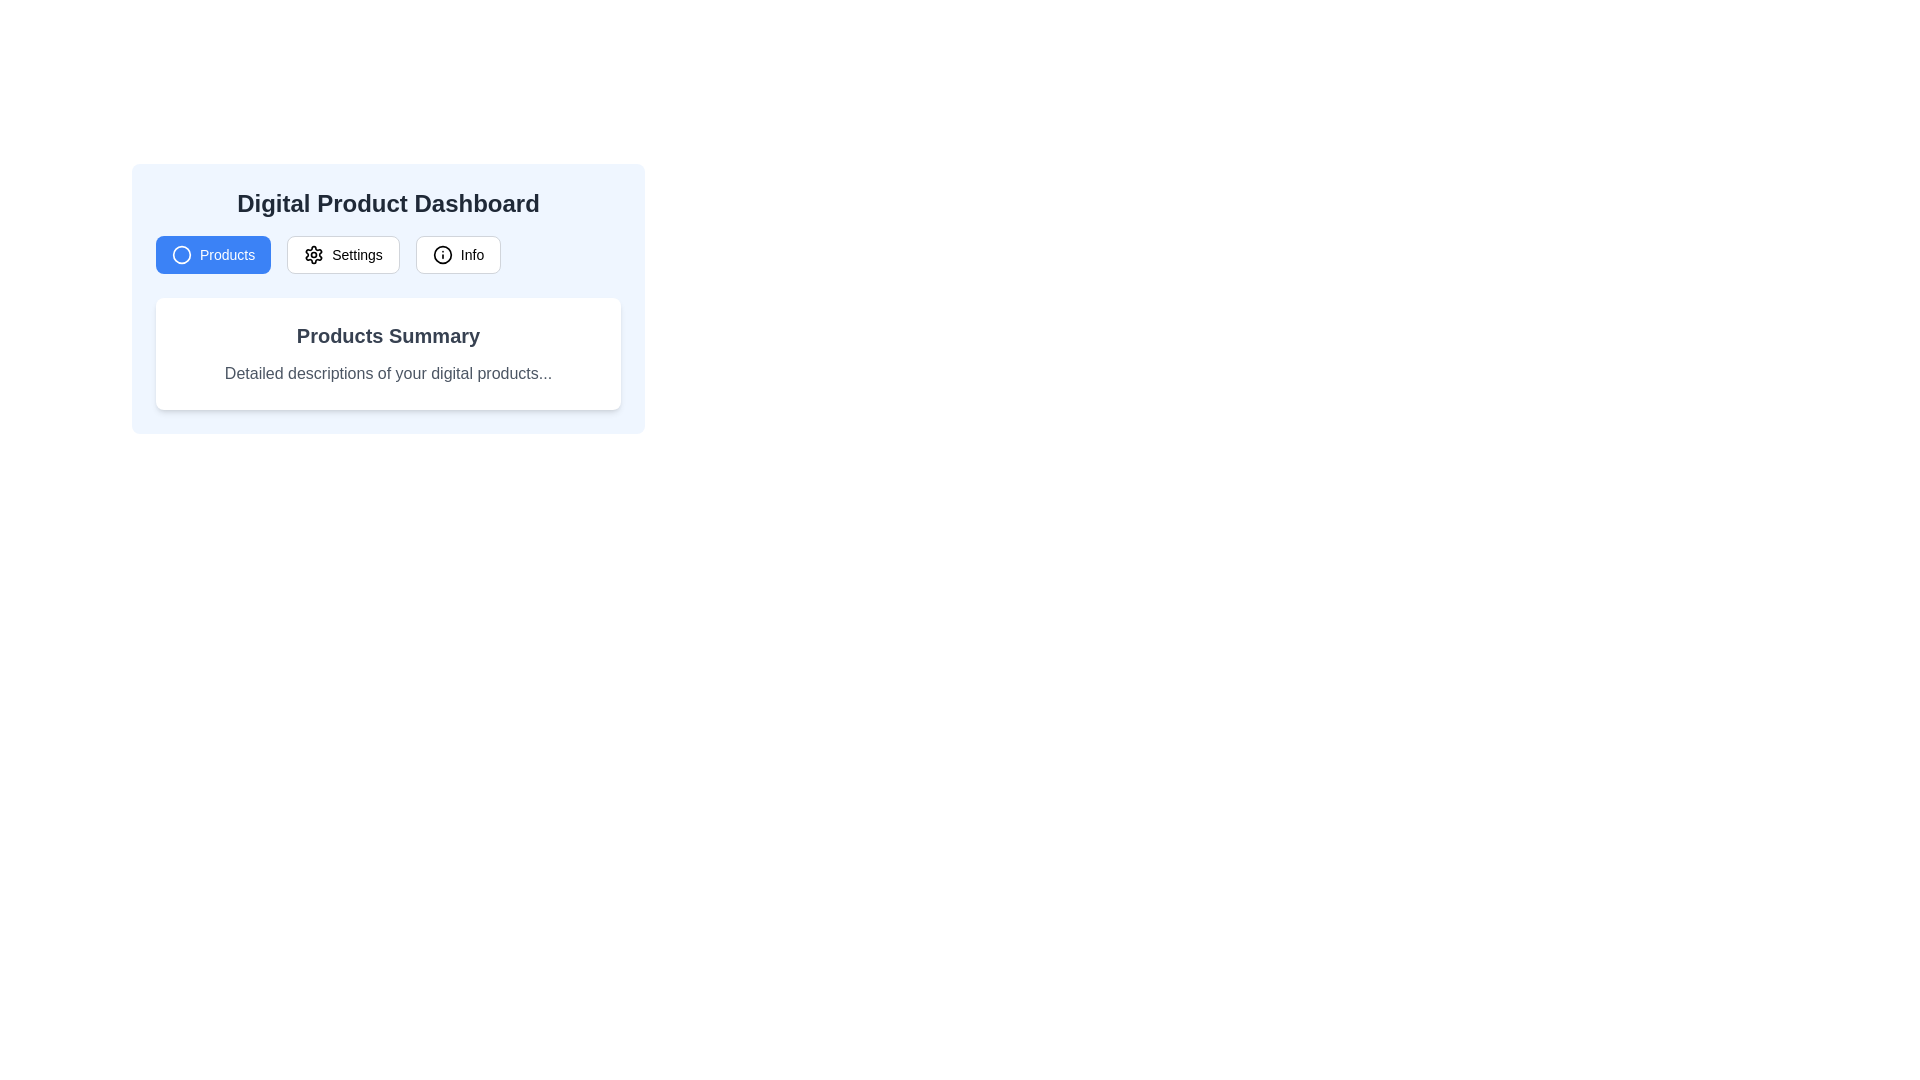 This screenshot has width=1920, height=1080. I want to click on the heading element which serves as a title for the section summarizing products, located below the 'Digital Product Dashboard' heading, so click(388, 334).